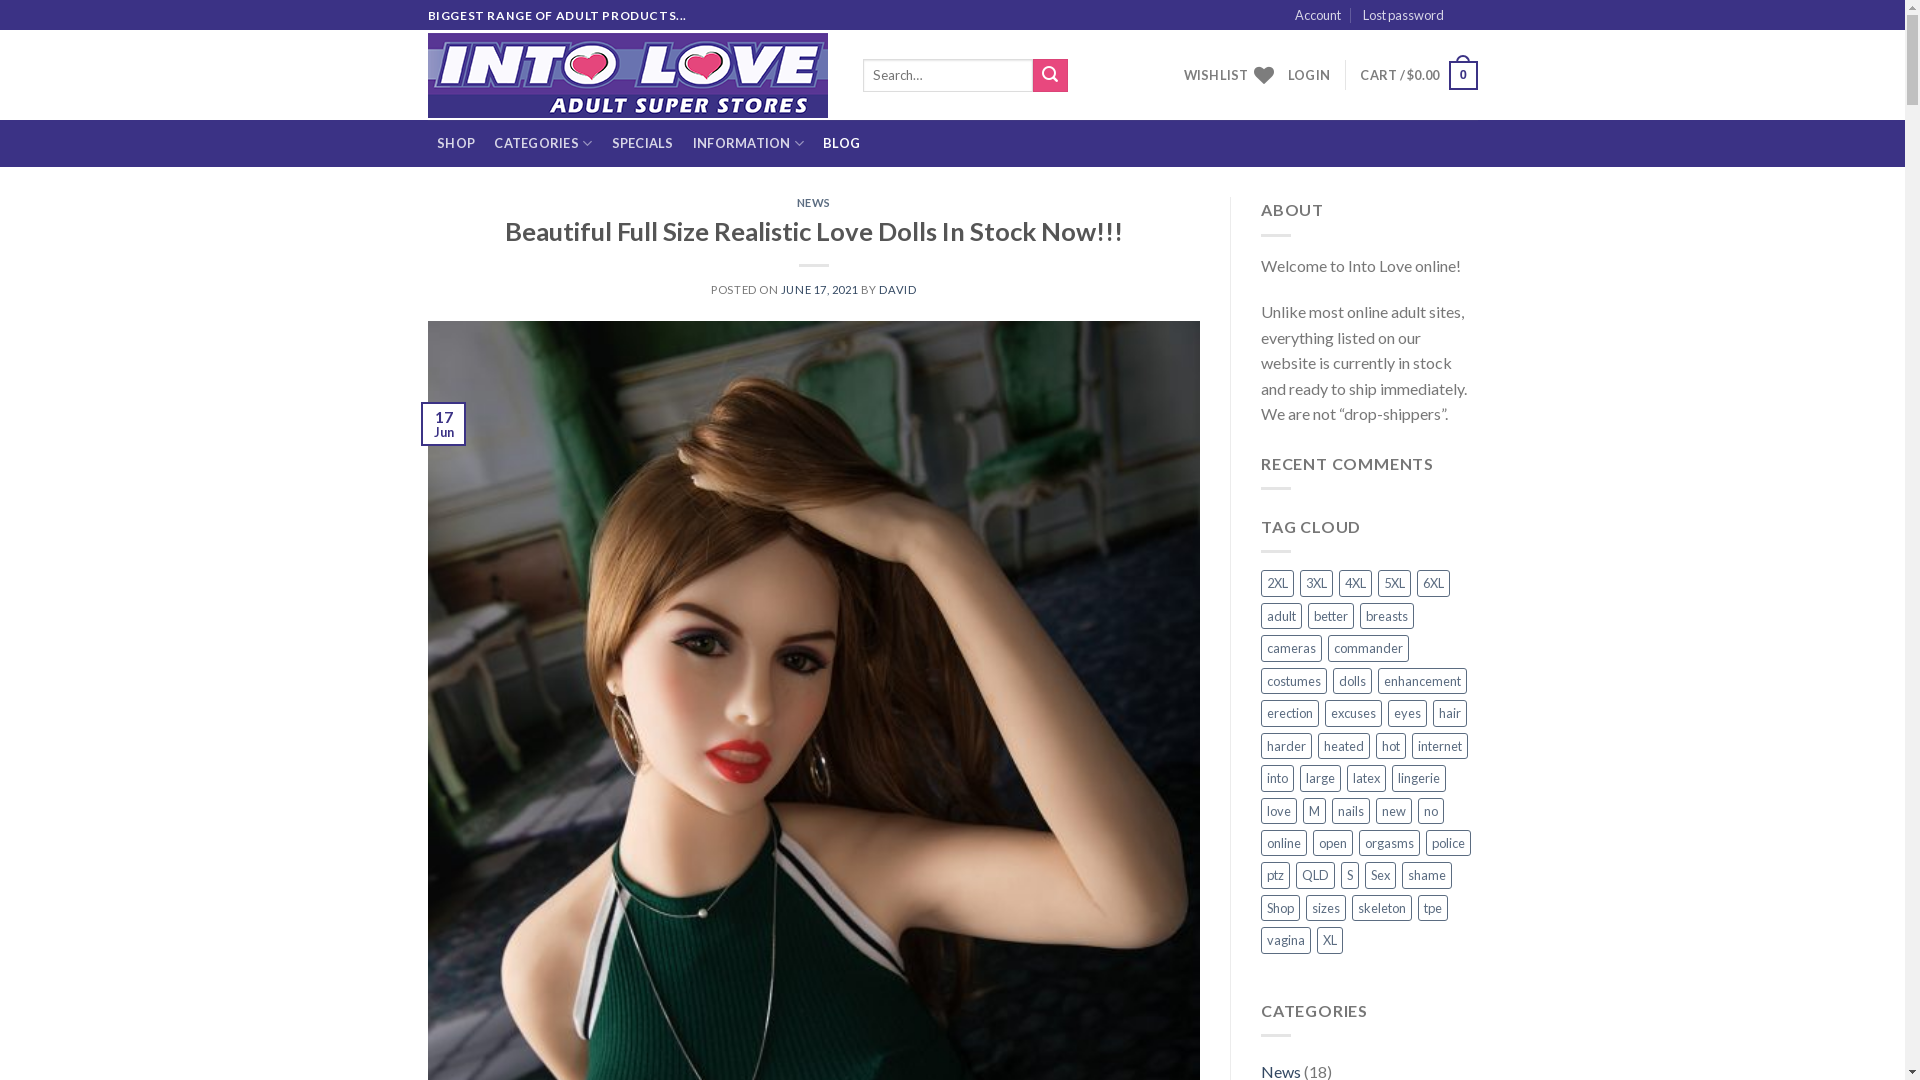  Describe the element at coordinates (1280, 907) in the screenshot. I see `'Shop'` at that location.